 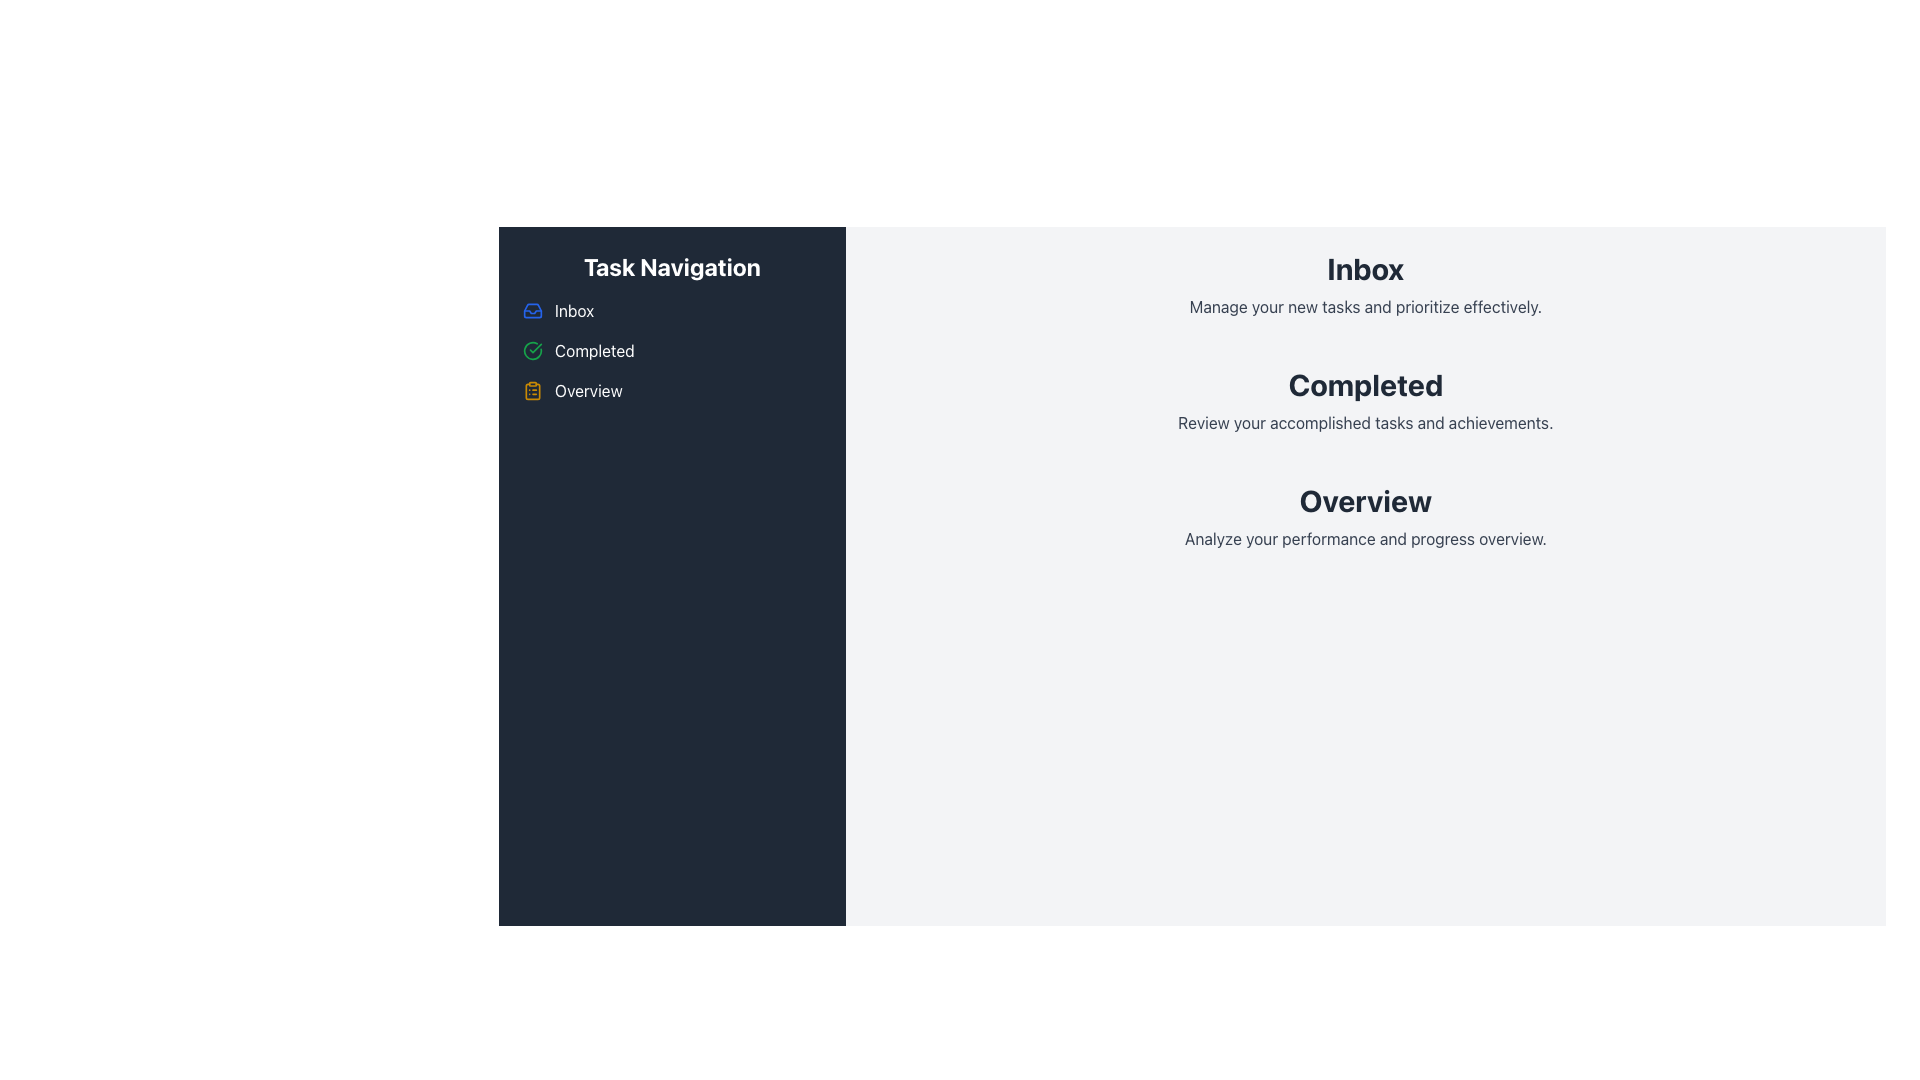 I want to click on the third List navigation item under the 'Task Navigation' menu, so click(x=672, y=390).